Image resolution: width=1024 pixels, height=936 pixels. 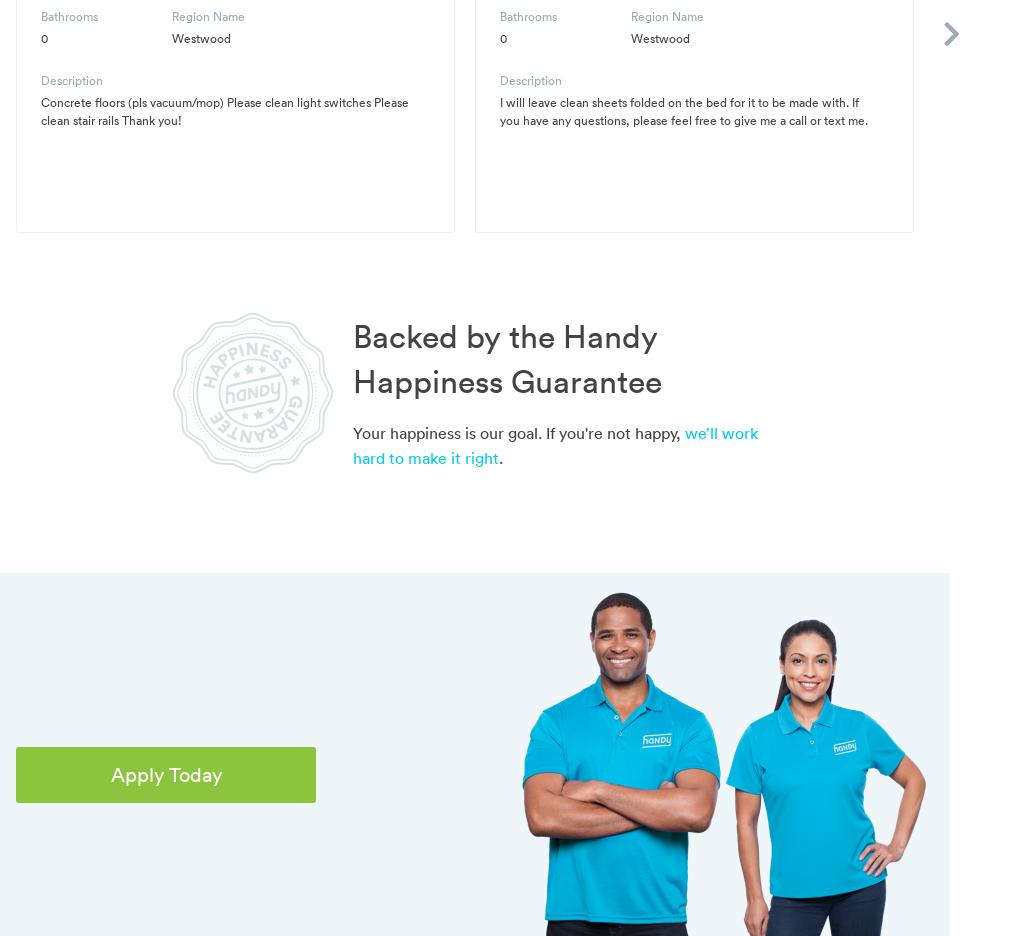 I want to click on 'Concrete floors (pls vacuum/mop) Please clean light switches Please clean stair rails Thank you!', so click(x=223, y=109).